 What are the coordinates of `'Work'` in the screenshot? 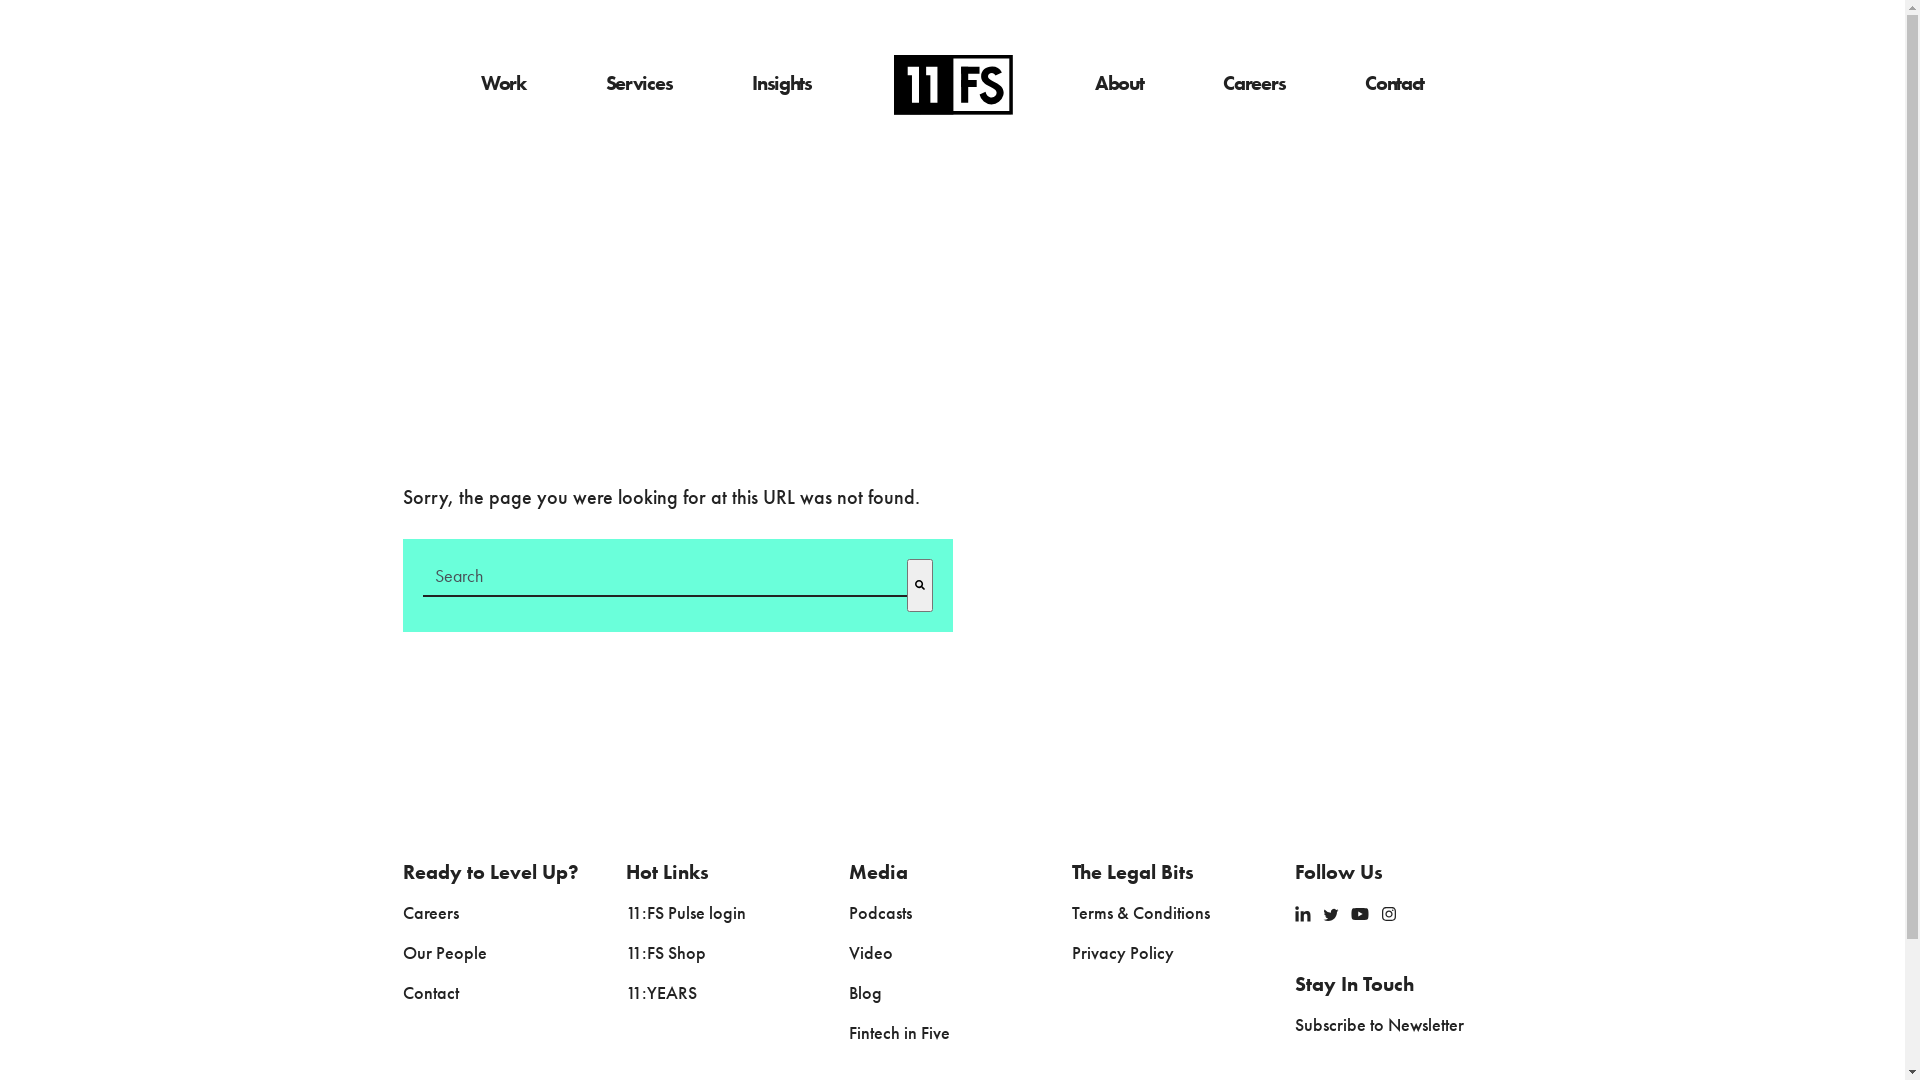 It's located at (503, 83).